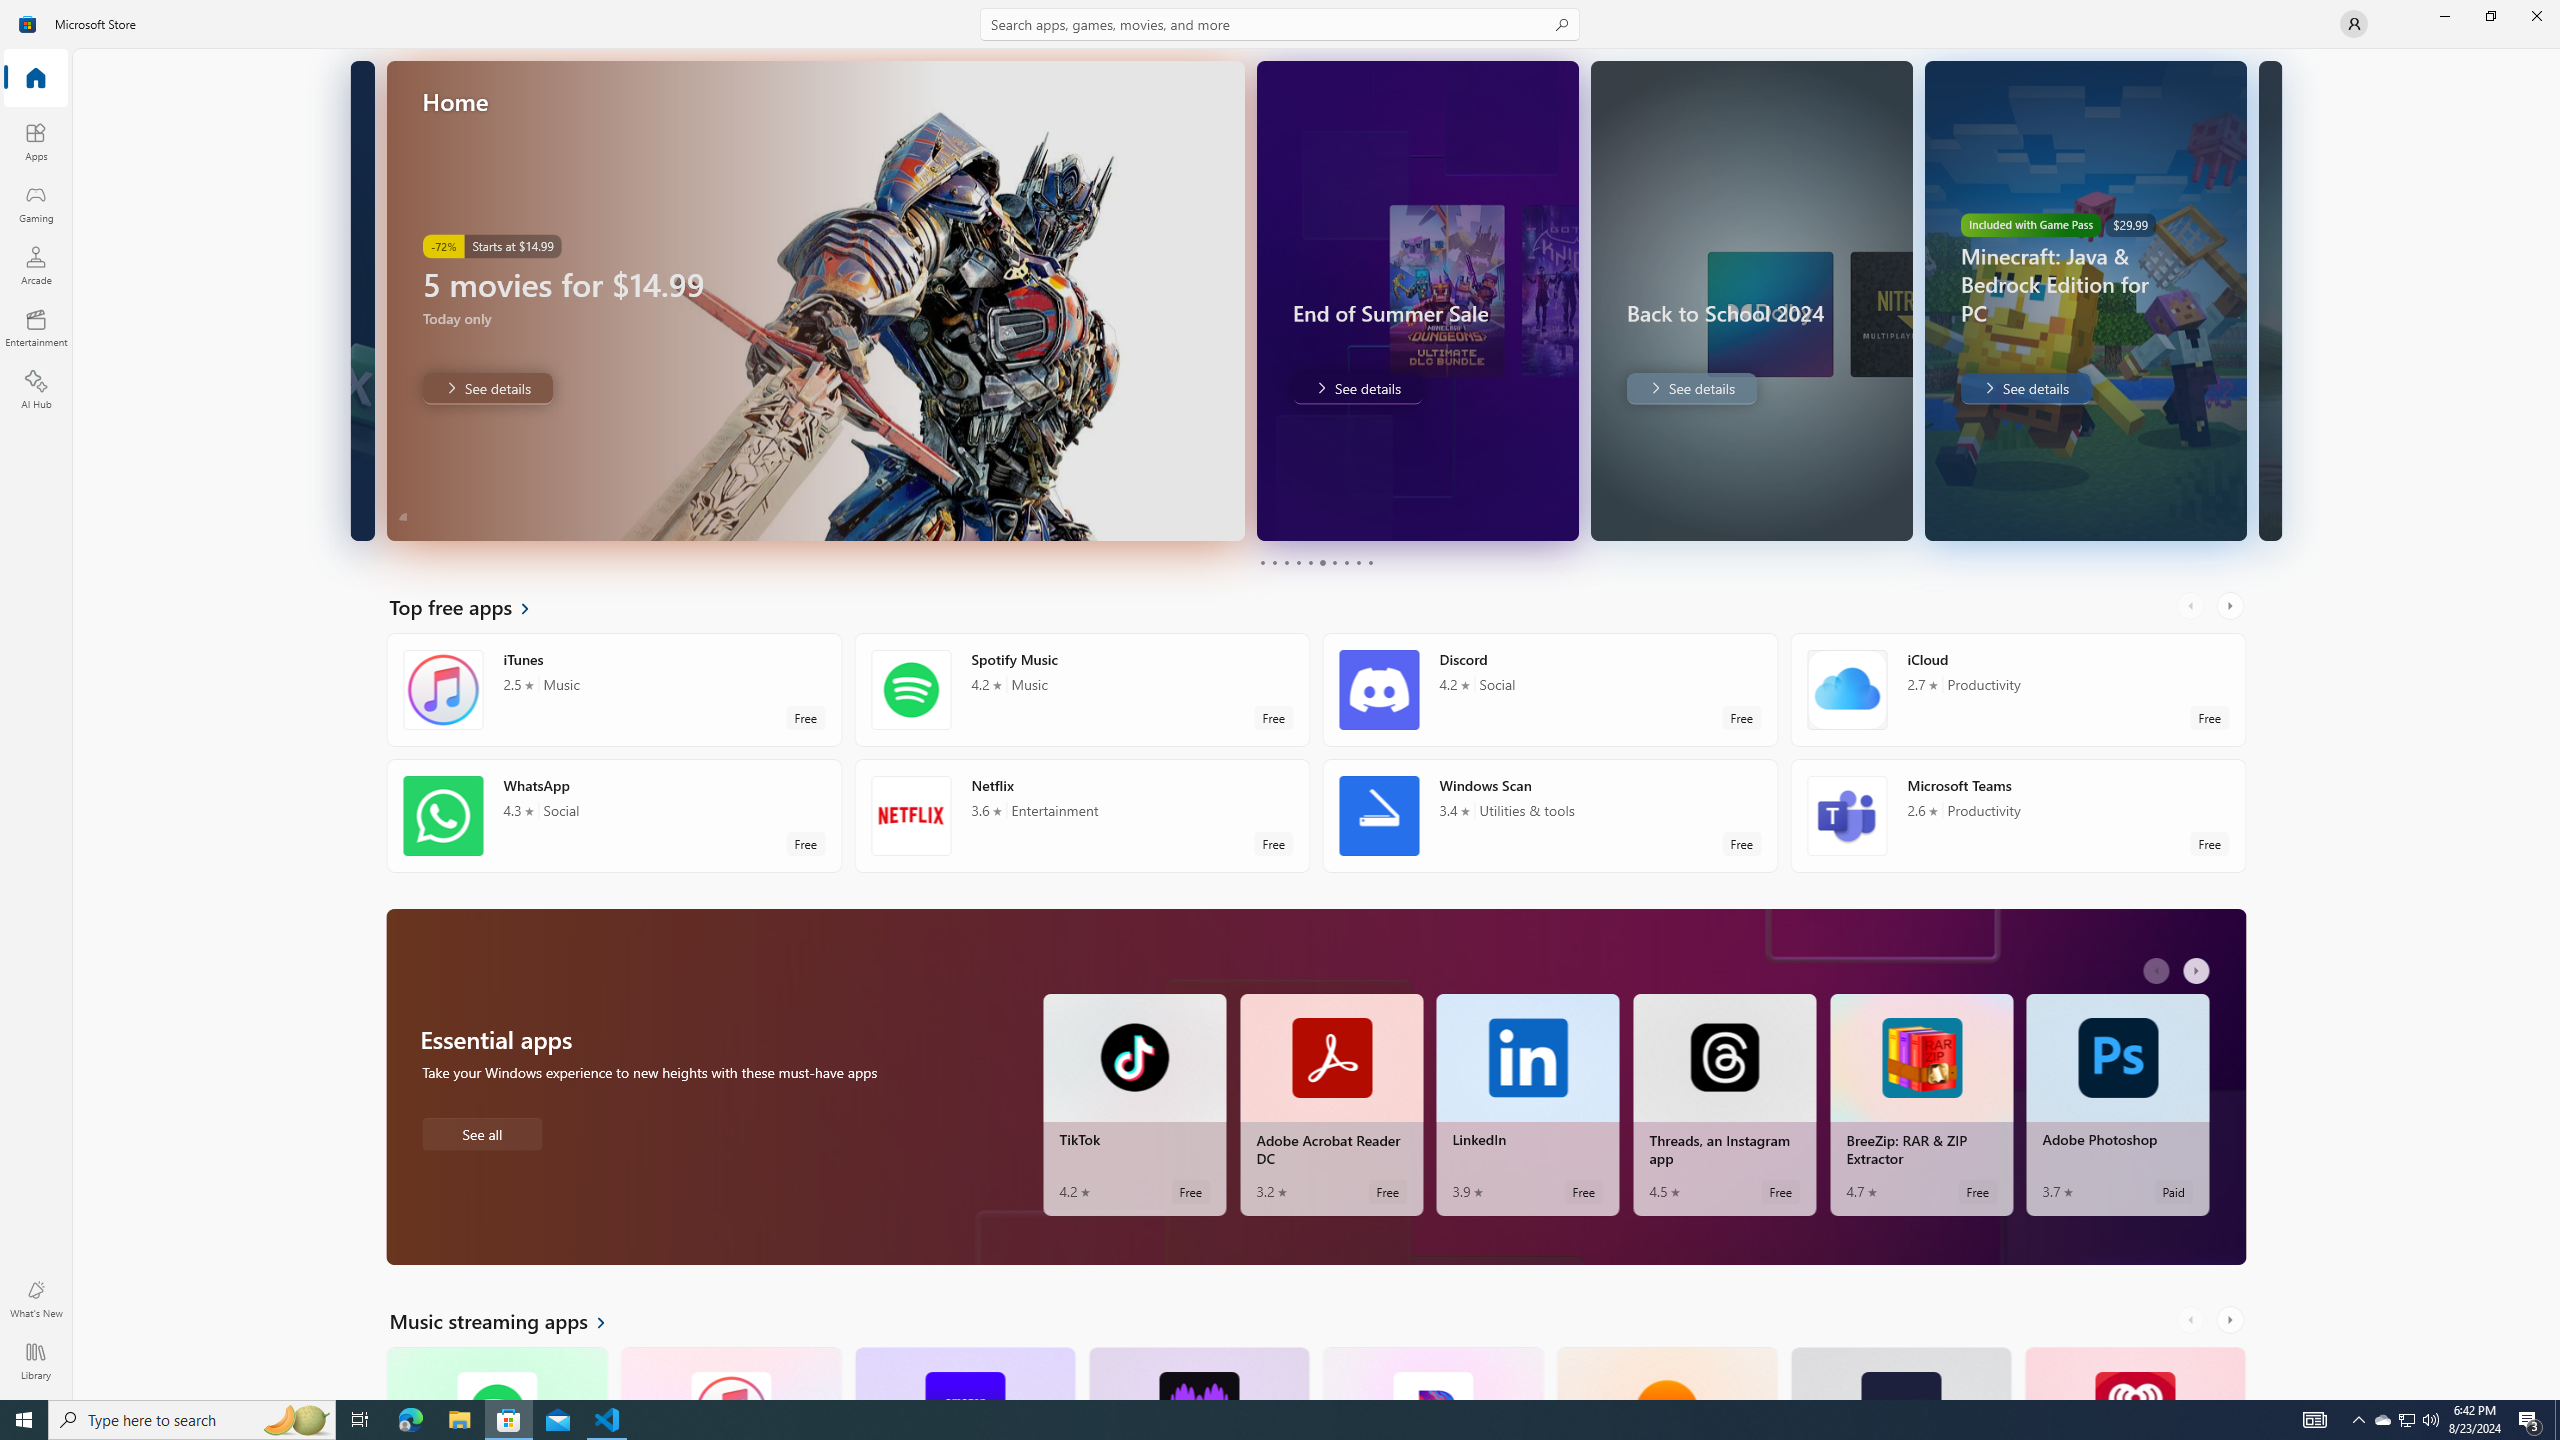 The height and width of the screenshot is (1440, 2560). What do you see at coordinates (1357, 562) in the screenshot?
I see `'Page 9'` at bounding box center [1357, 562].